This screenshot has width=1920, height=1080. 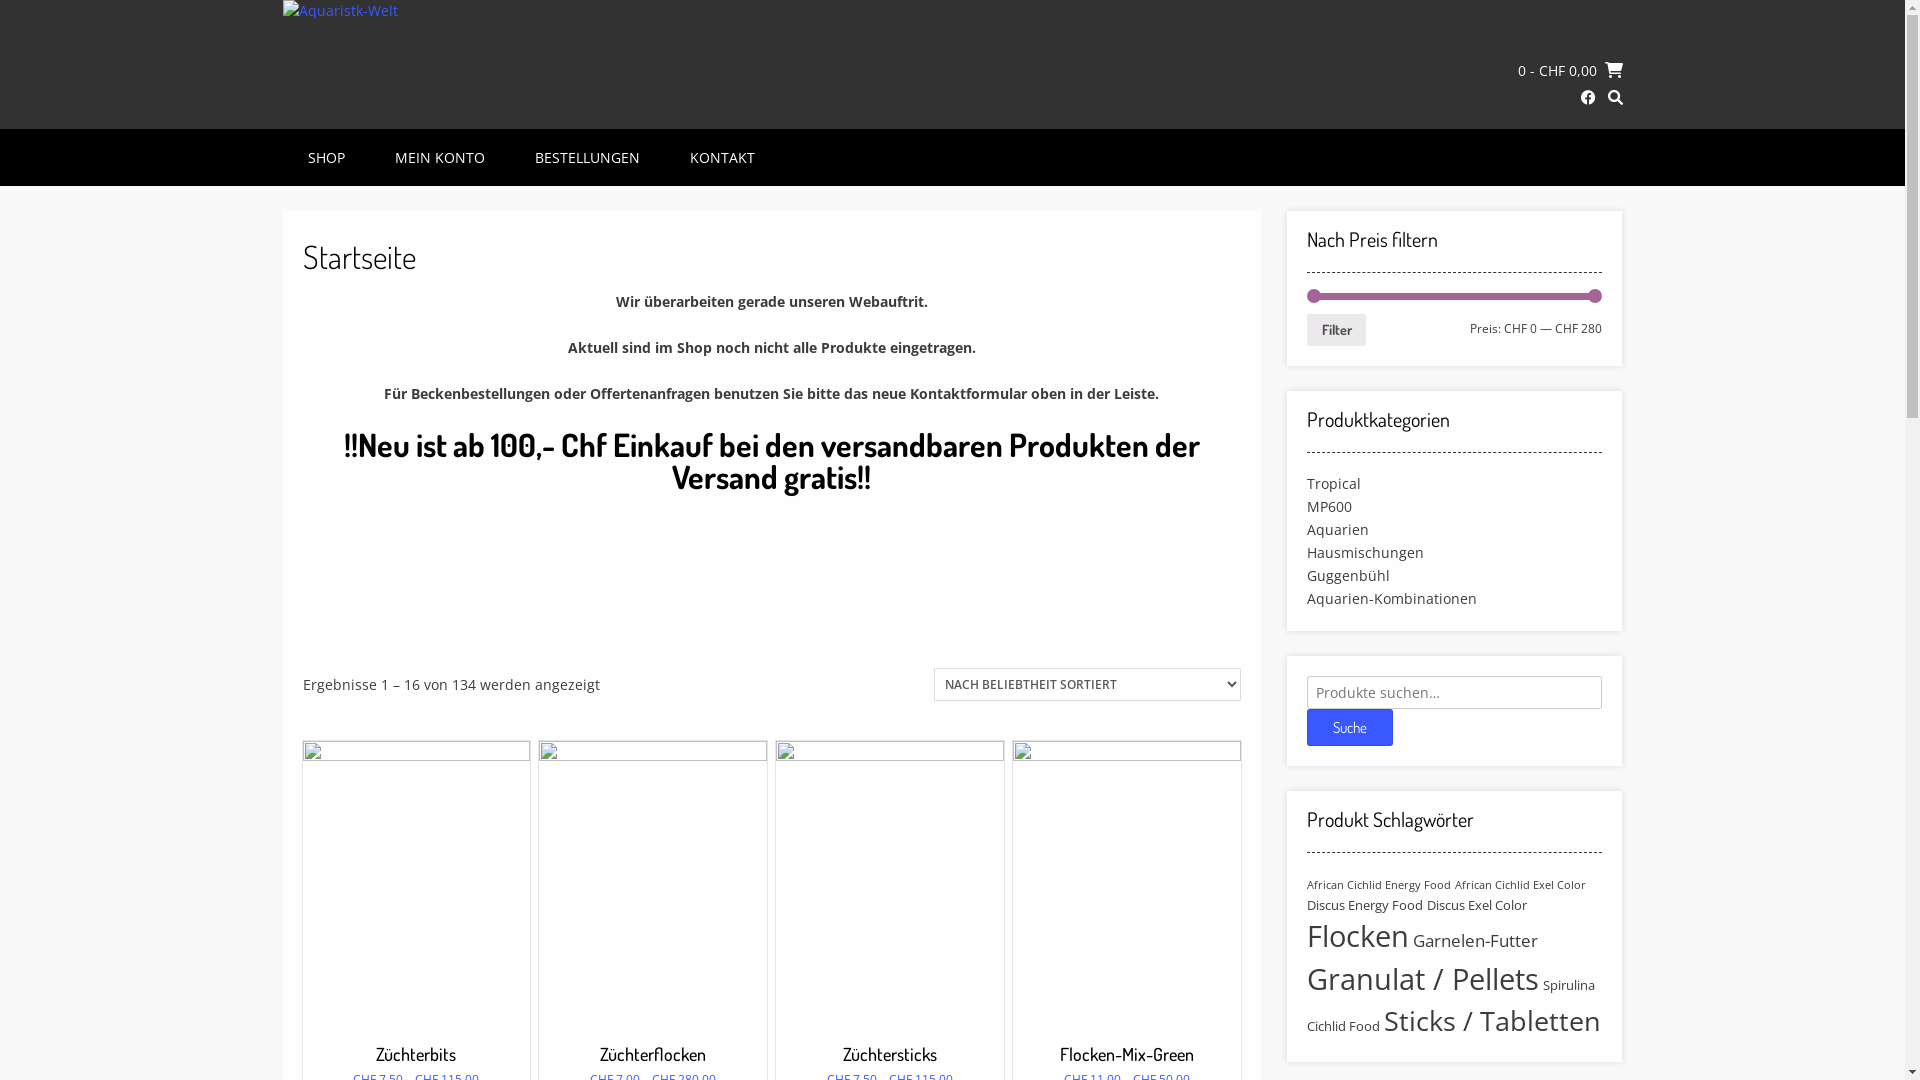 I want to click on 'Aquarien', so click(x=1338, y=528).